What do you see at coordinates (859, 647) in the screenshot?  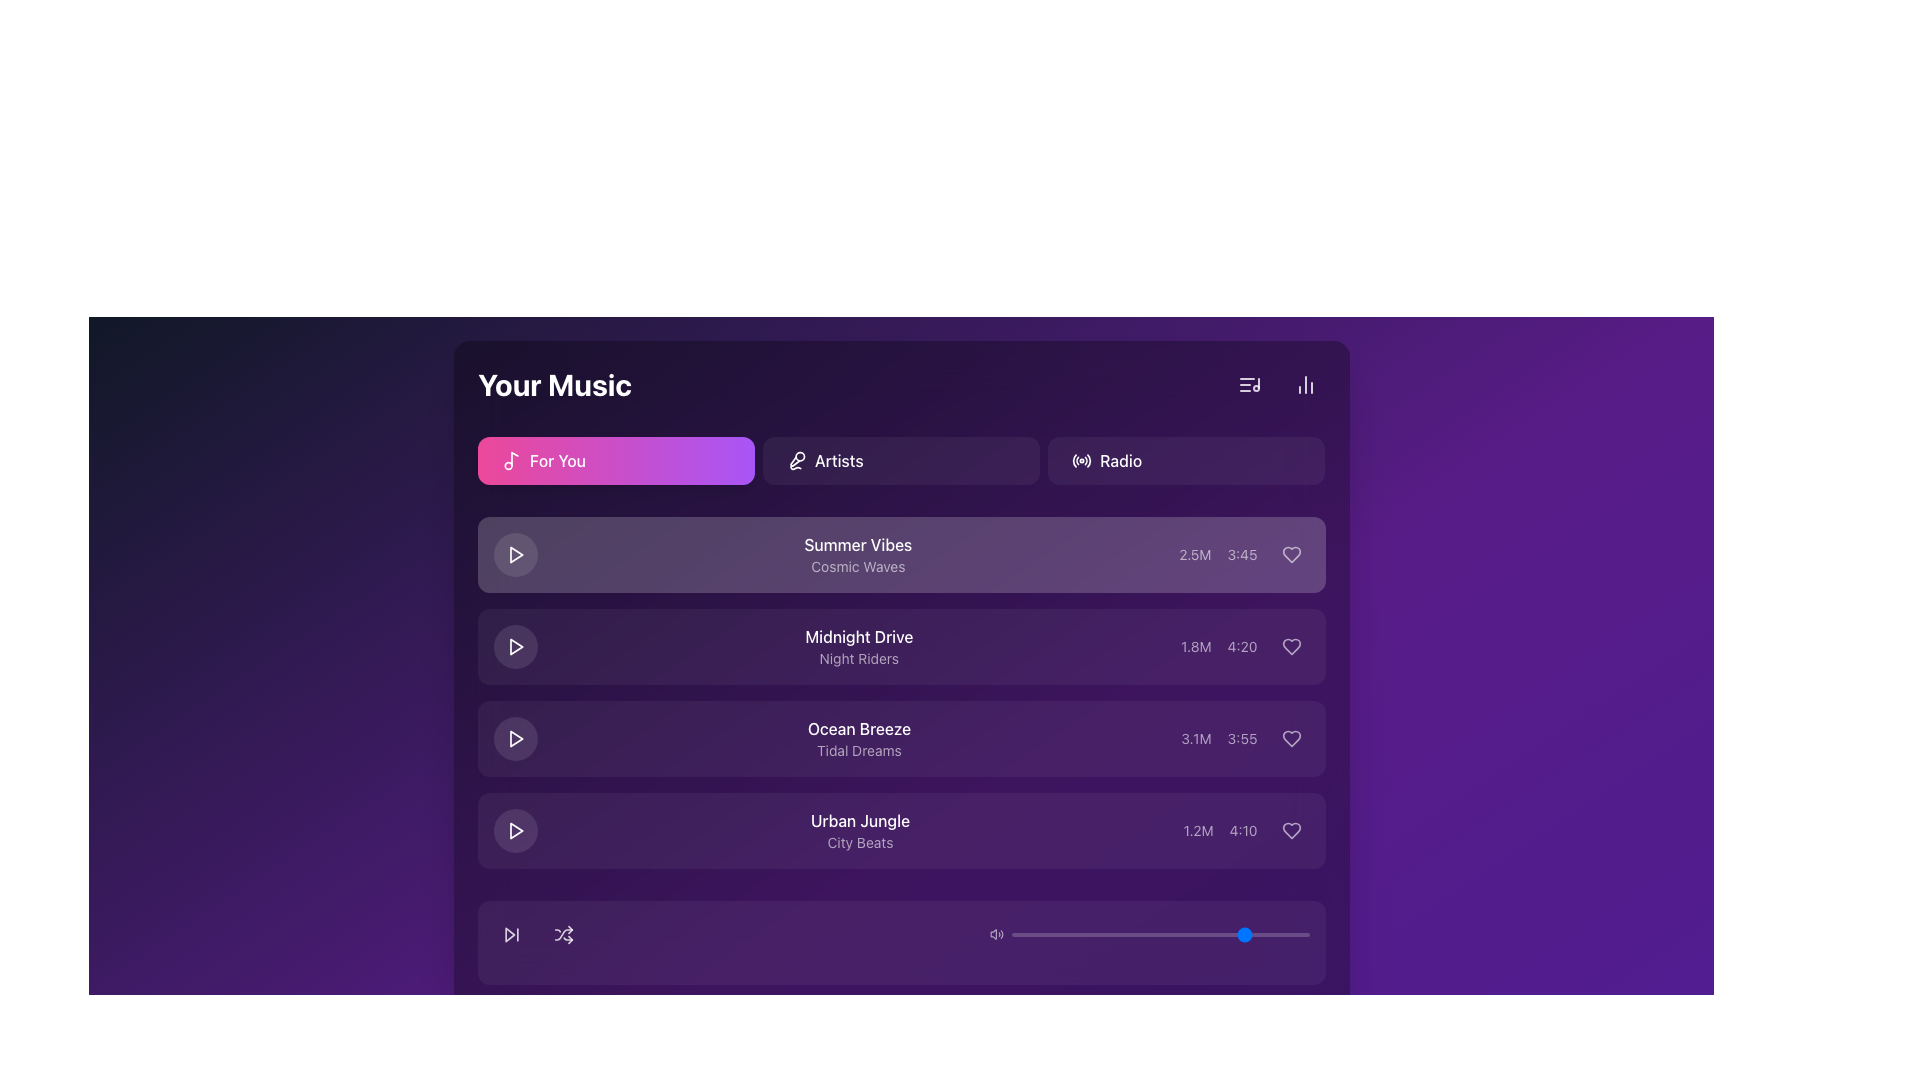 I see `the text display indicating the song 'Midnight Drive' and artist 'Night Riders' to perform an action, such as playing the song` at bounding box center [859, 647].